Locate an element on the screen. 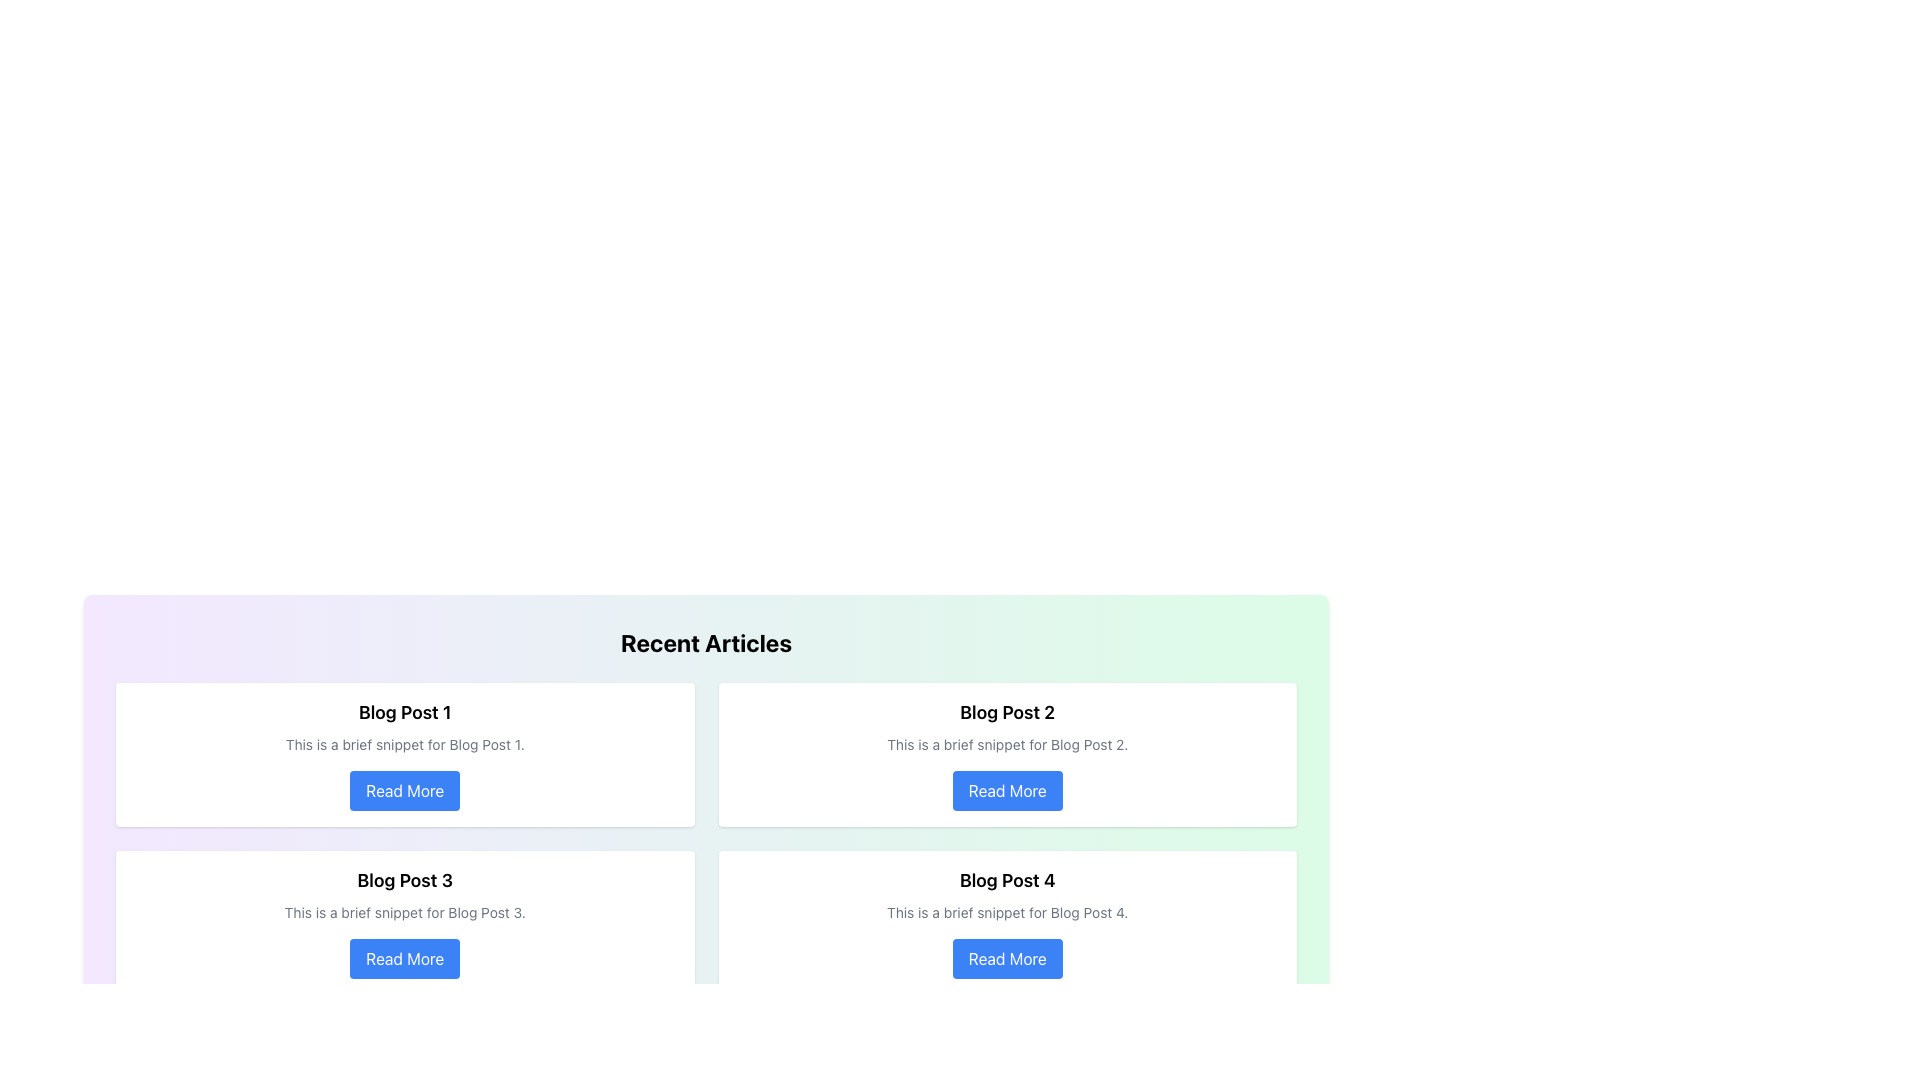  the navigation button located at the bottom-right corner of the page is located at coordinates (1271, 1049).